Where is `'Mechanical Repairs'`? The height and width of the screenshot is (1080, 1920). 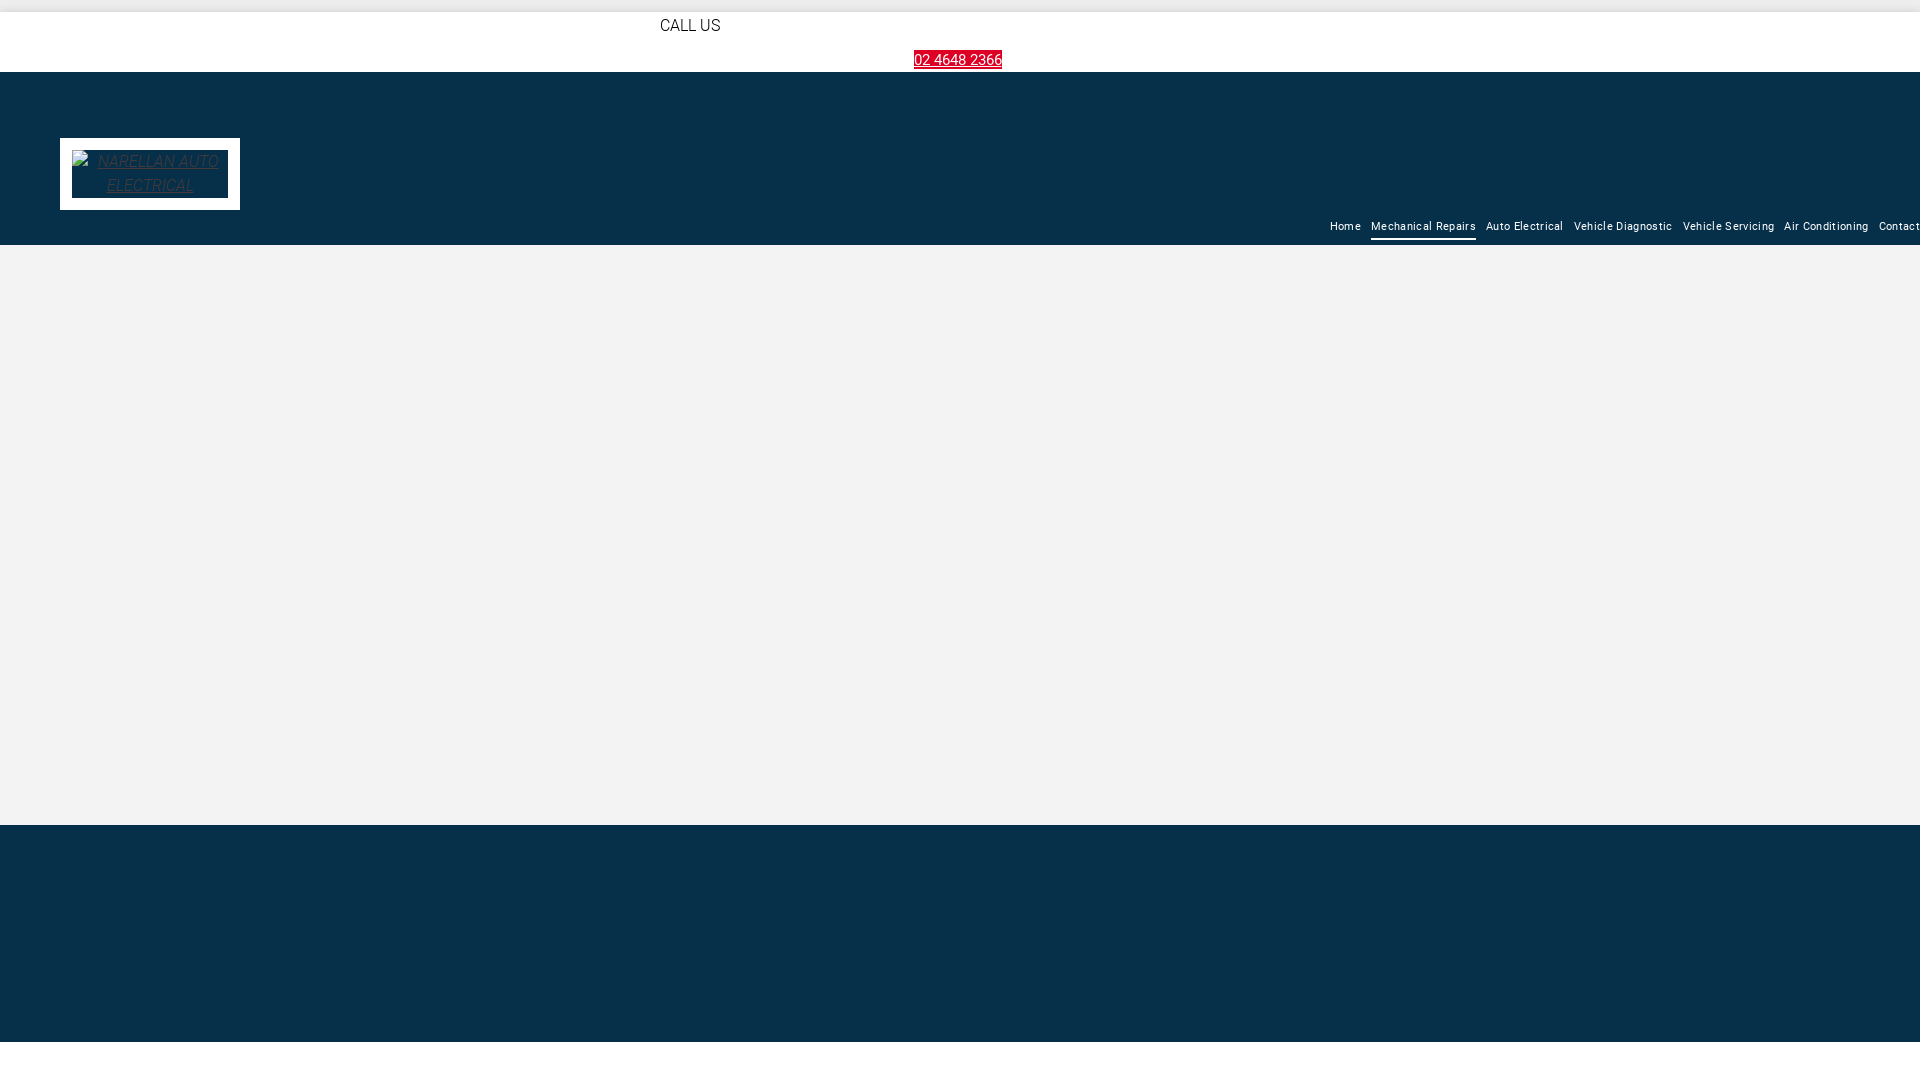 'Mechanical Repairs' is located at coordinates (1422, 226).